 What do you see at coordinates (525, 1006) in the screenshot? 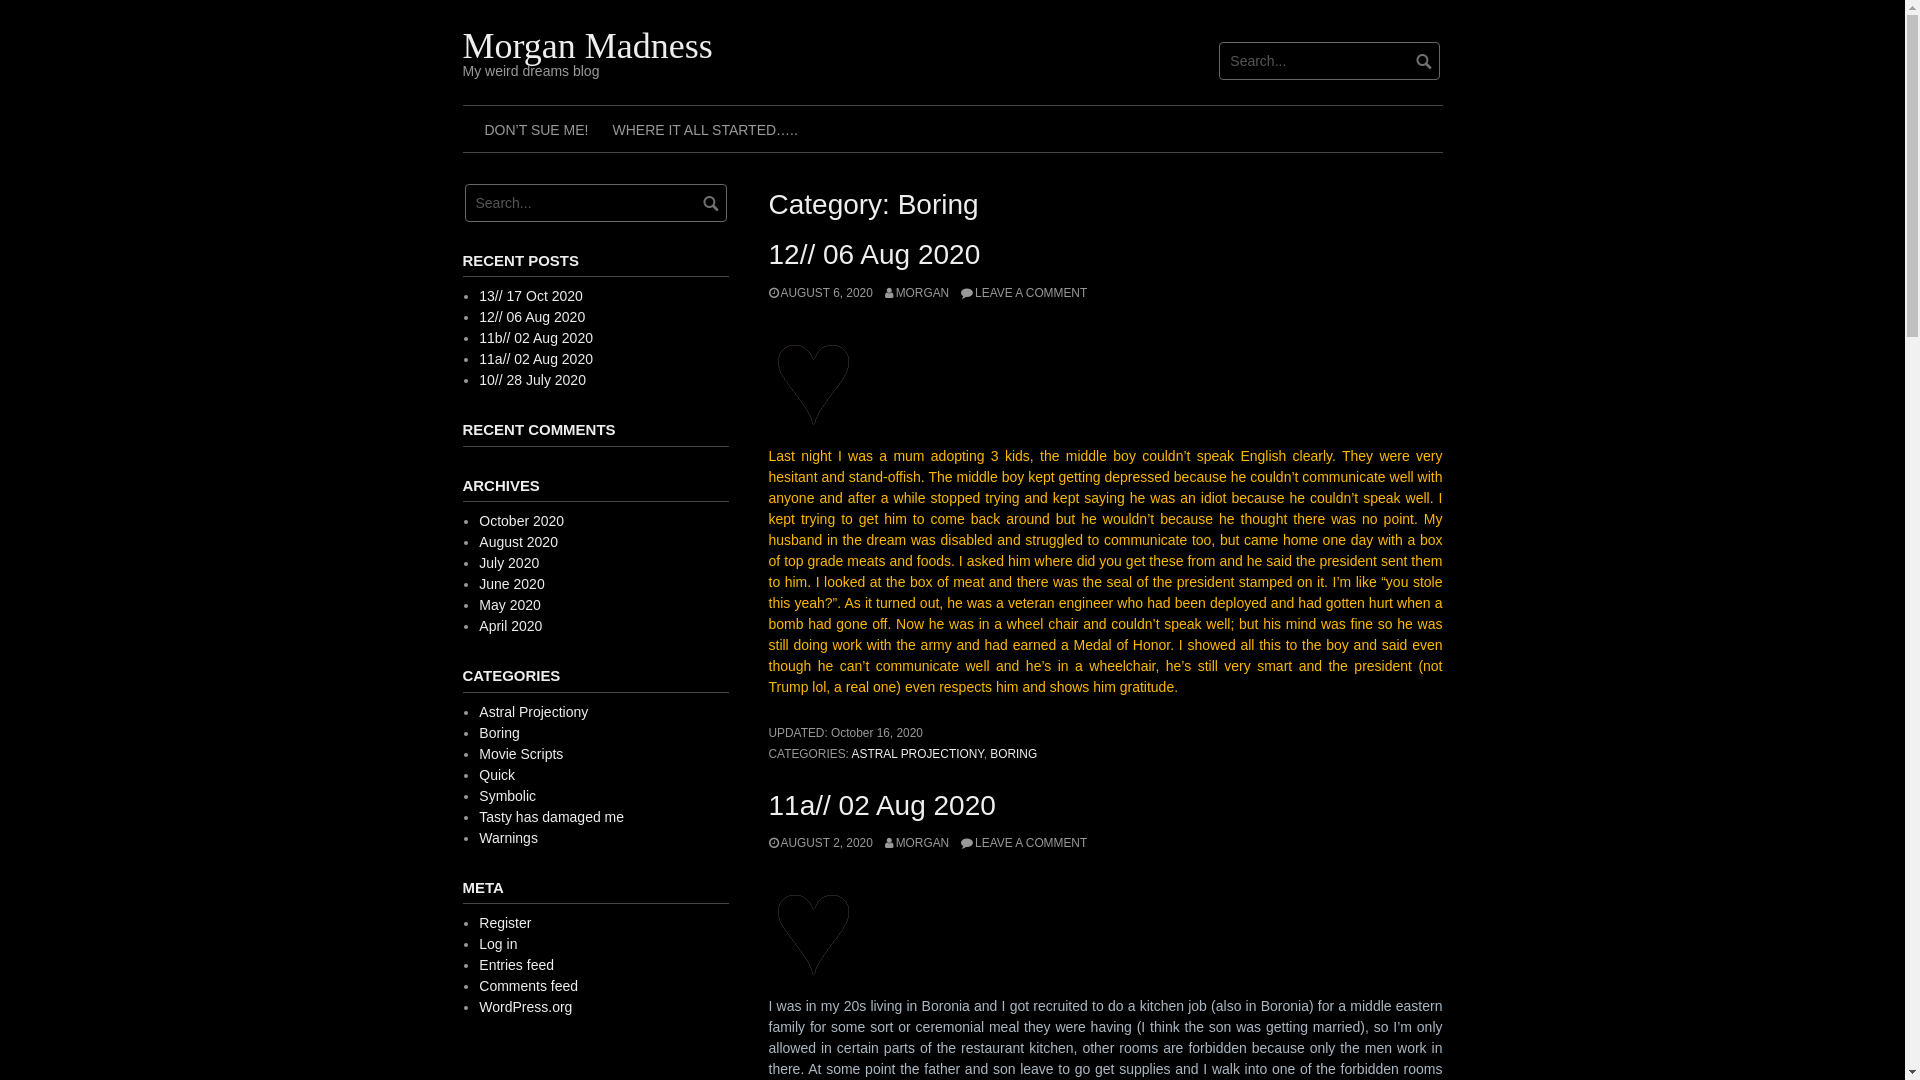
I see `'WordPress.org'` at bounding box center [525, 1006].